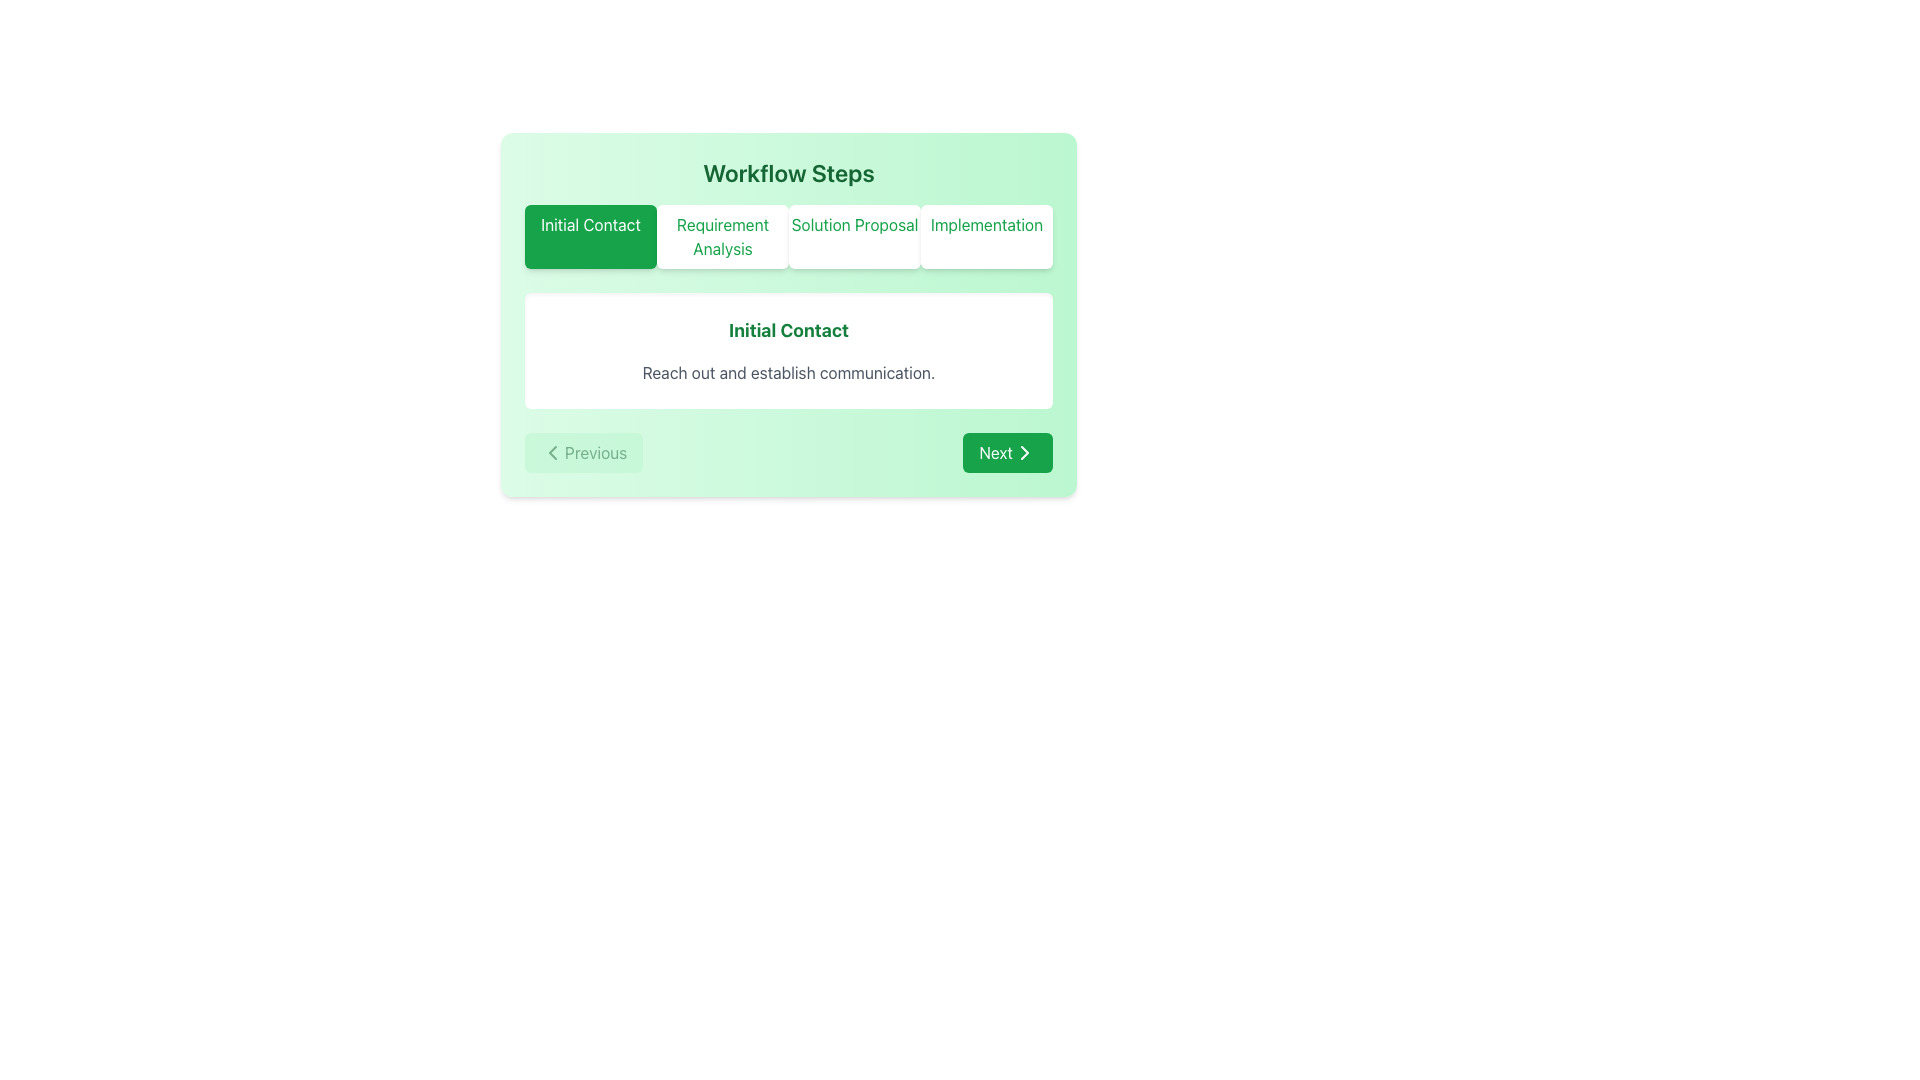 This screenshot has width=1920, height=1080. I want to click on the 'Solution Proposal' button, which is the third button in the horizontal series under the 'Workflow Steps' heading, so click(854, 235).